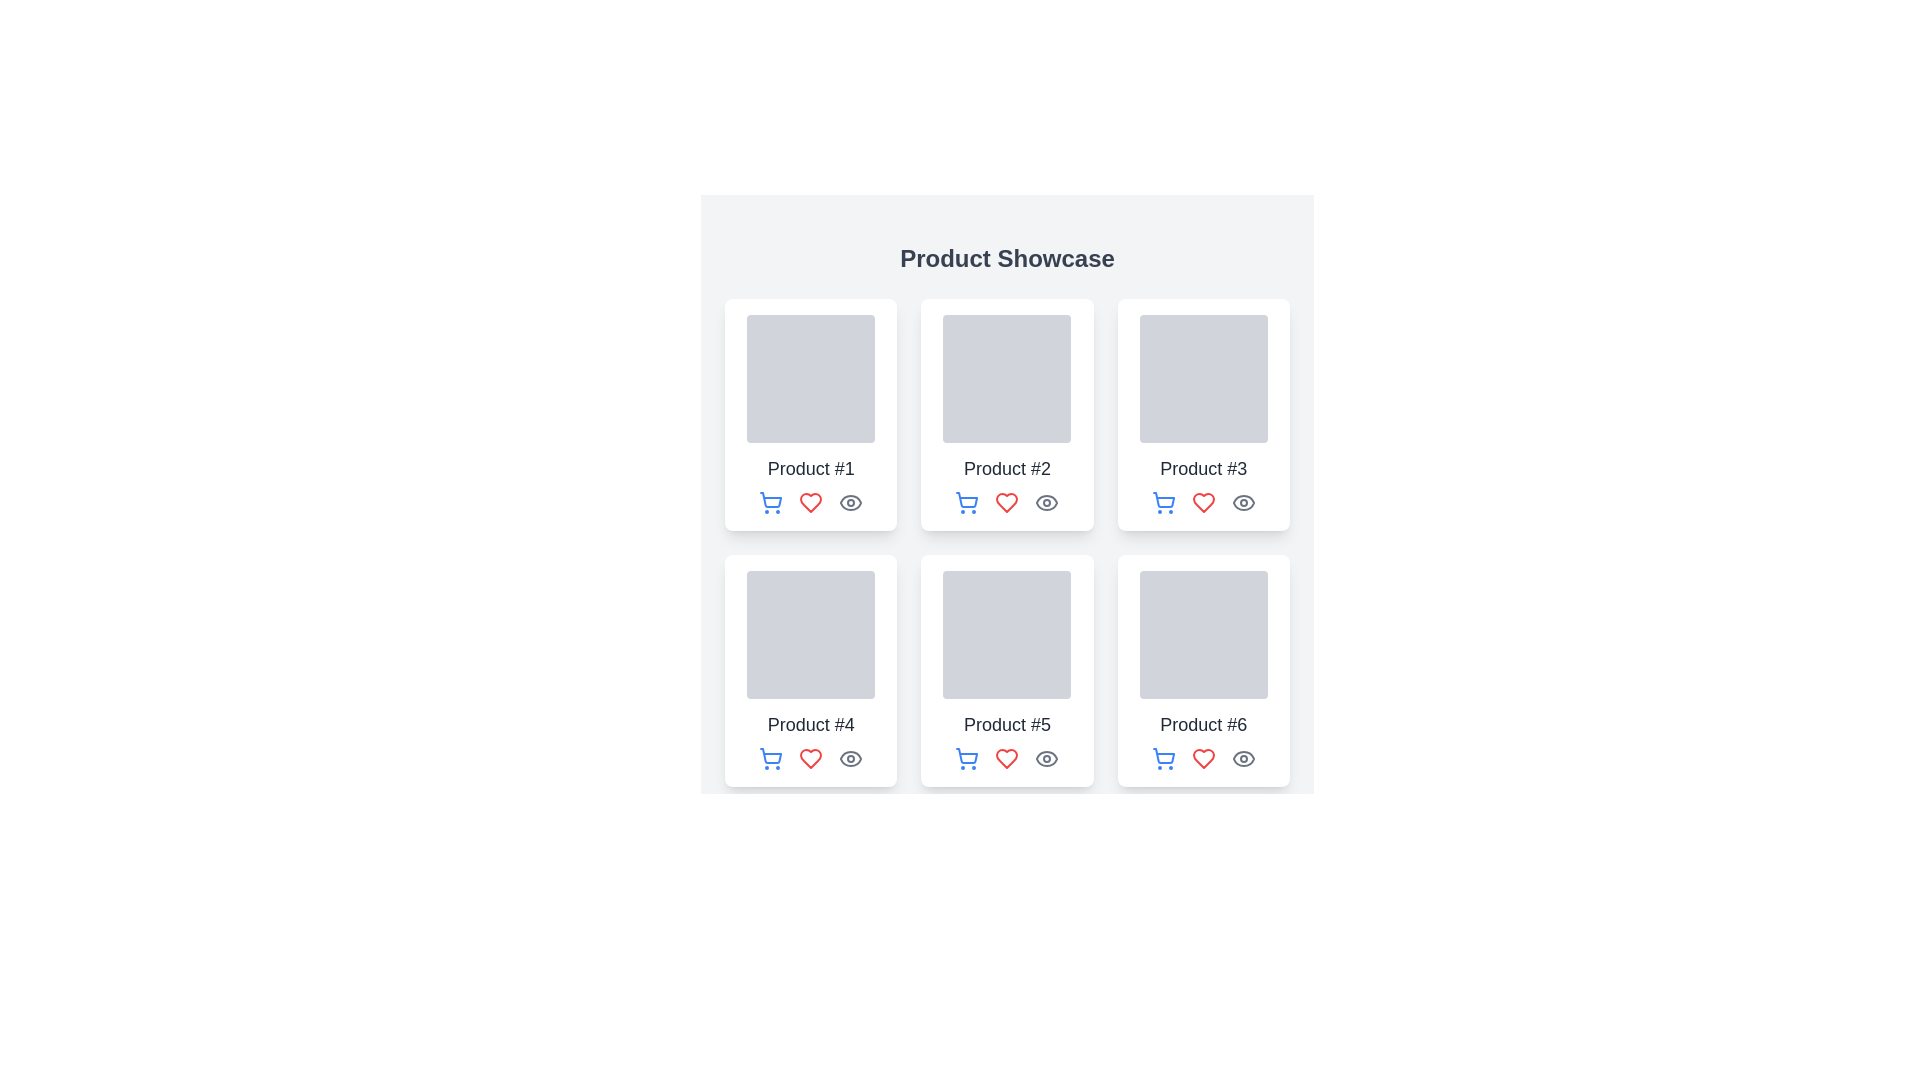 This screenshot has height=1080, width=1920. What do you see at coordinates (811, 469) in the screenshot?
I see `the text label displaying 'Product #1' in bold gray font, located centrally below an image placeholder within a white card` at bounding box center [811, 469].